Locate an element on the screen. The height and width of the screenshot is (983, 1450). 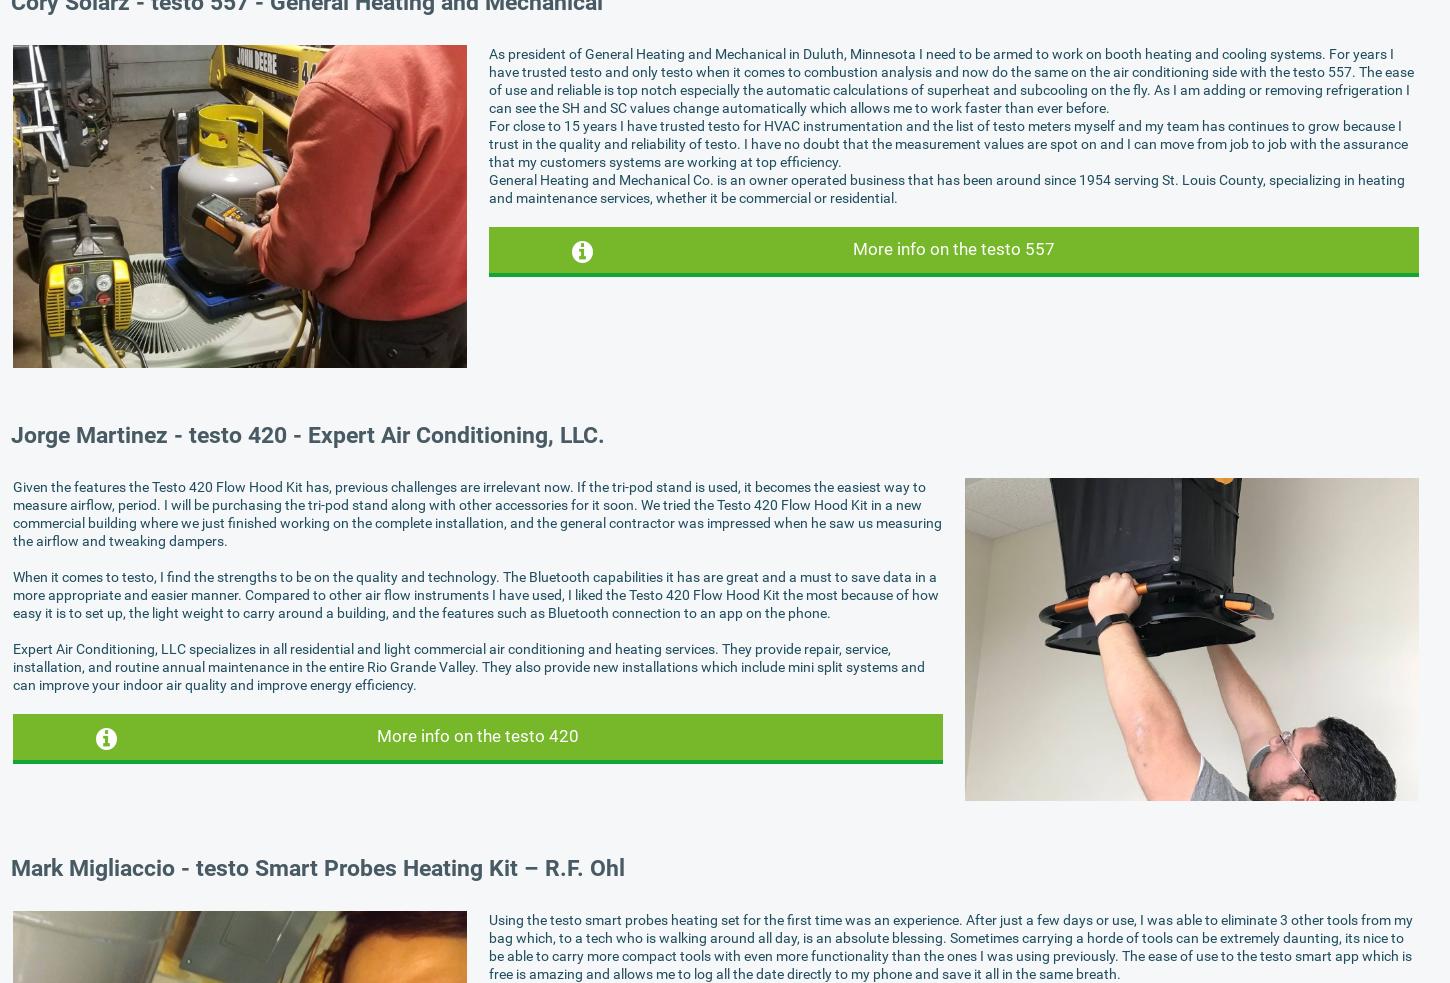
'General Heating and Mechanical Co. is an owner operated business that has been around since 1954 serving St. Louis County, specializing in heating and maintenance services, whether it be commercial or residential.' is located at coordinates (945, 189).